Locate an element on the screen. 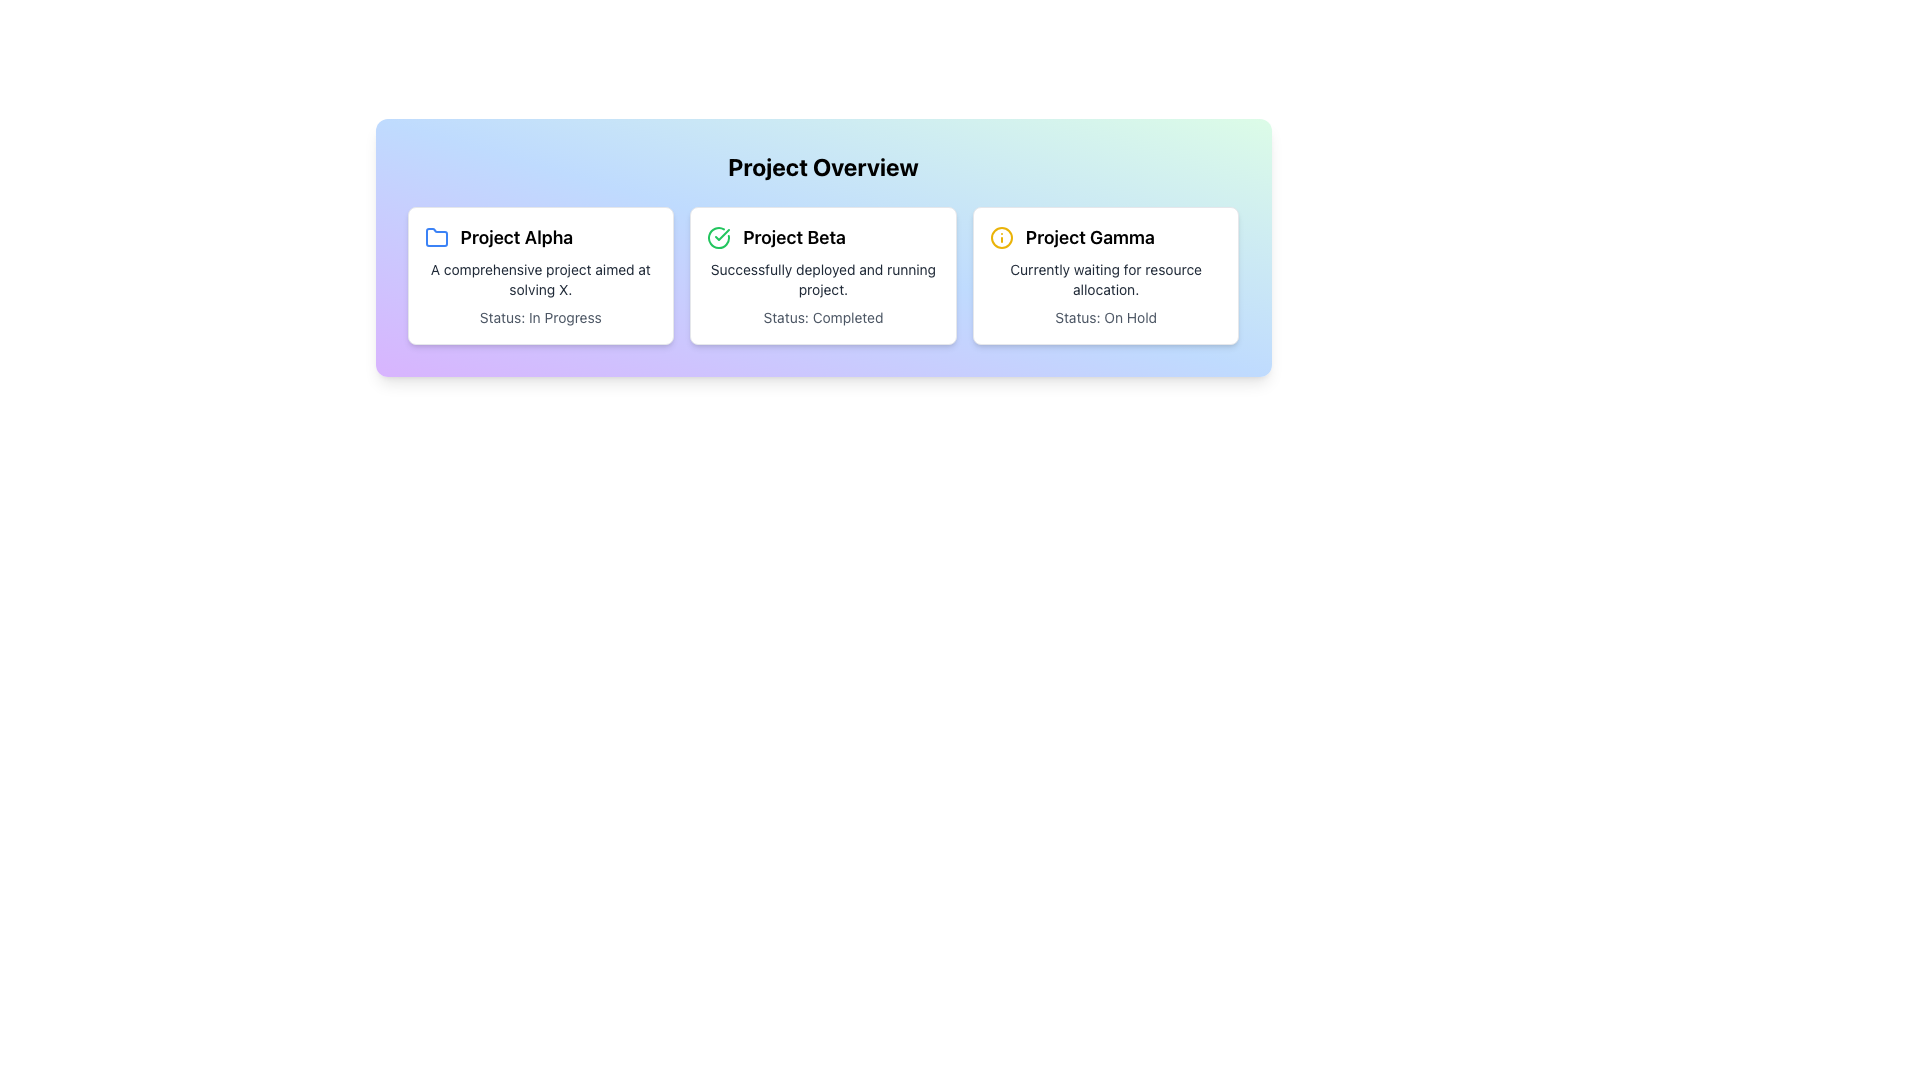 The image size is (1920, 1080). the middle project card titled 'Project Beta' is located at coordinates (823, 276).